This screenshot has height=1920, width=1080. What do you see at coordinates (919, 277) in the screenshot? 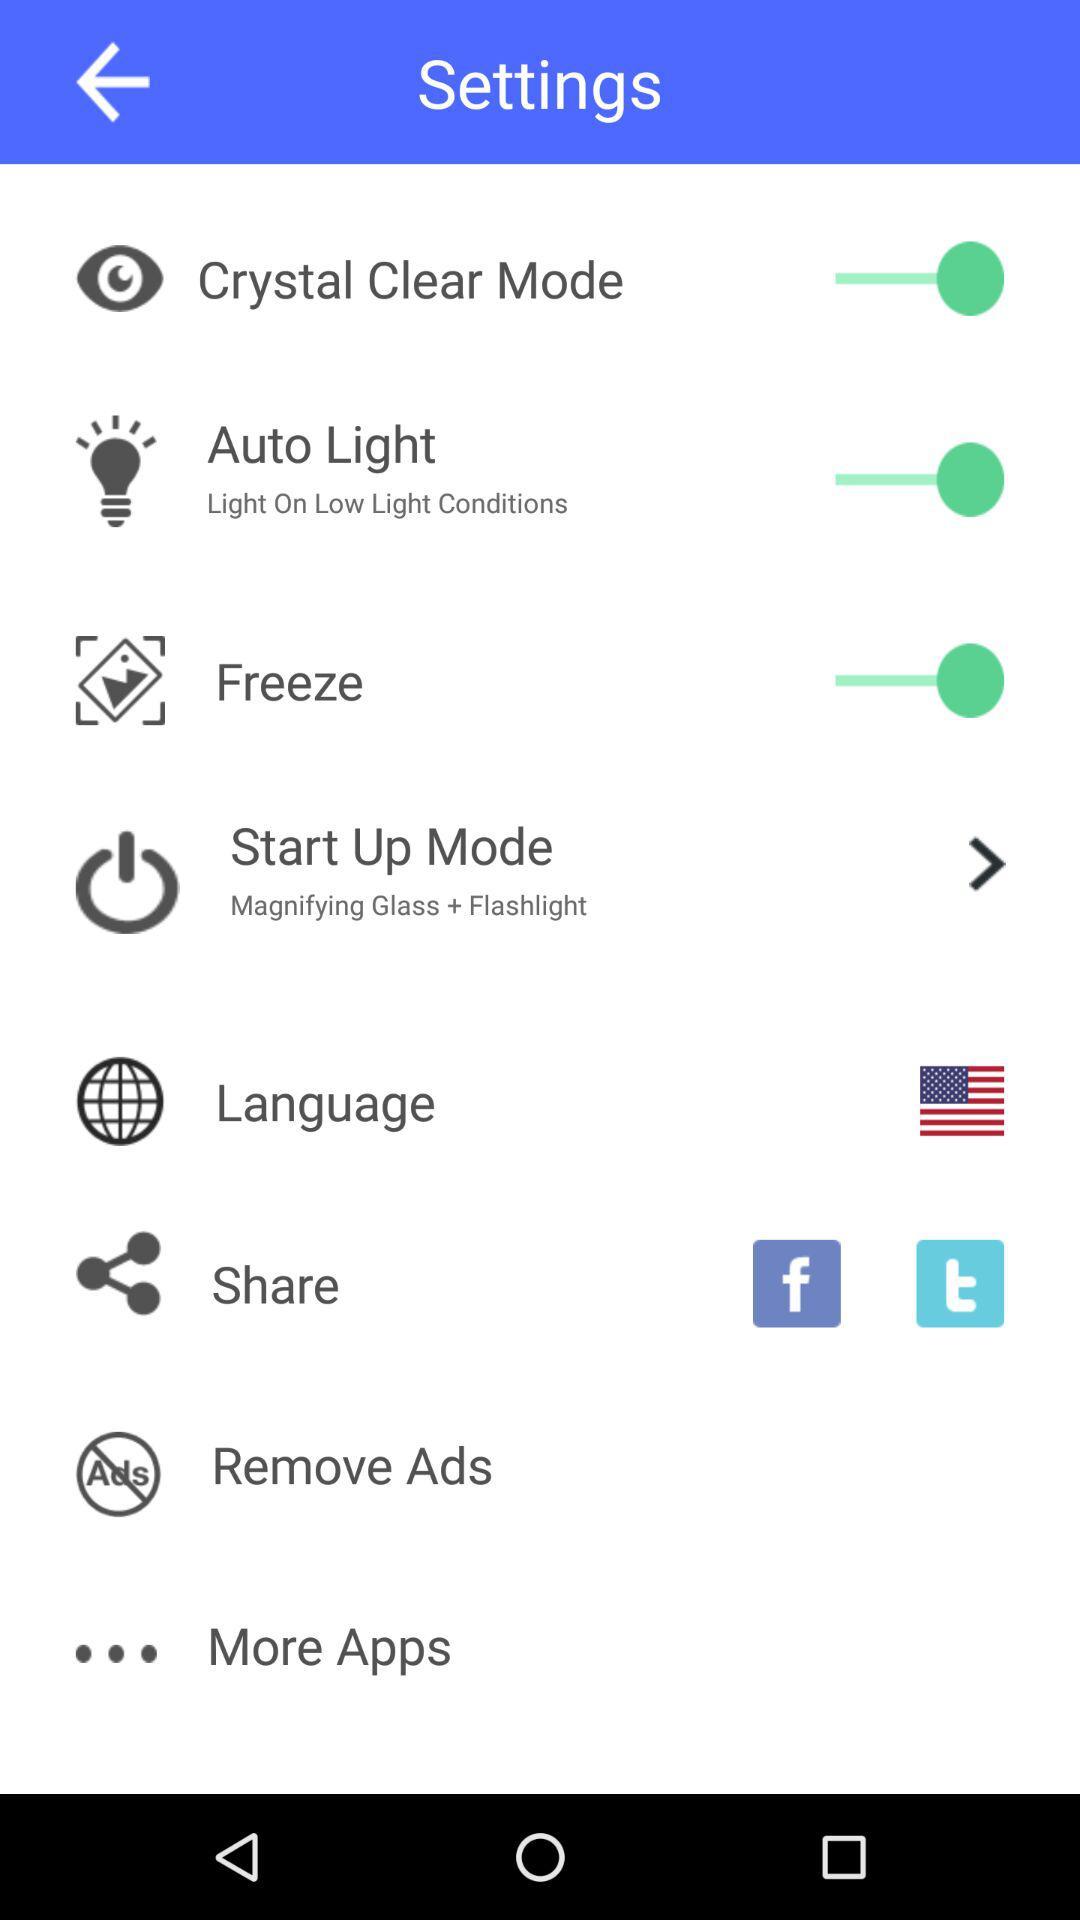
I see `crystal clear mode` at bounding box center [919, 277].